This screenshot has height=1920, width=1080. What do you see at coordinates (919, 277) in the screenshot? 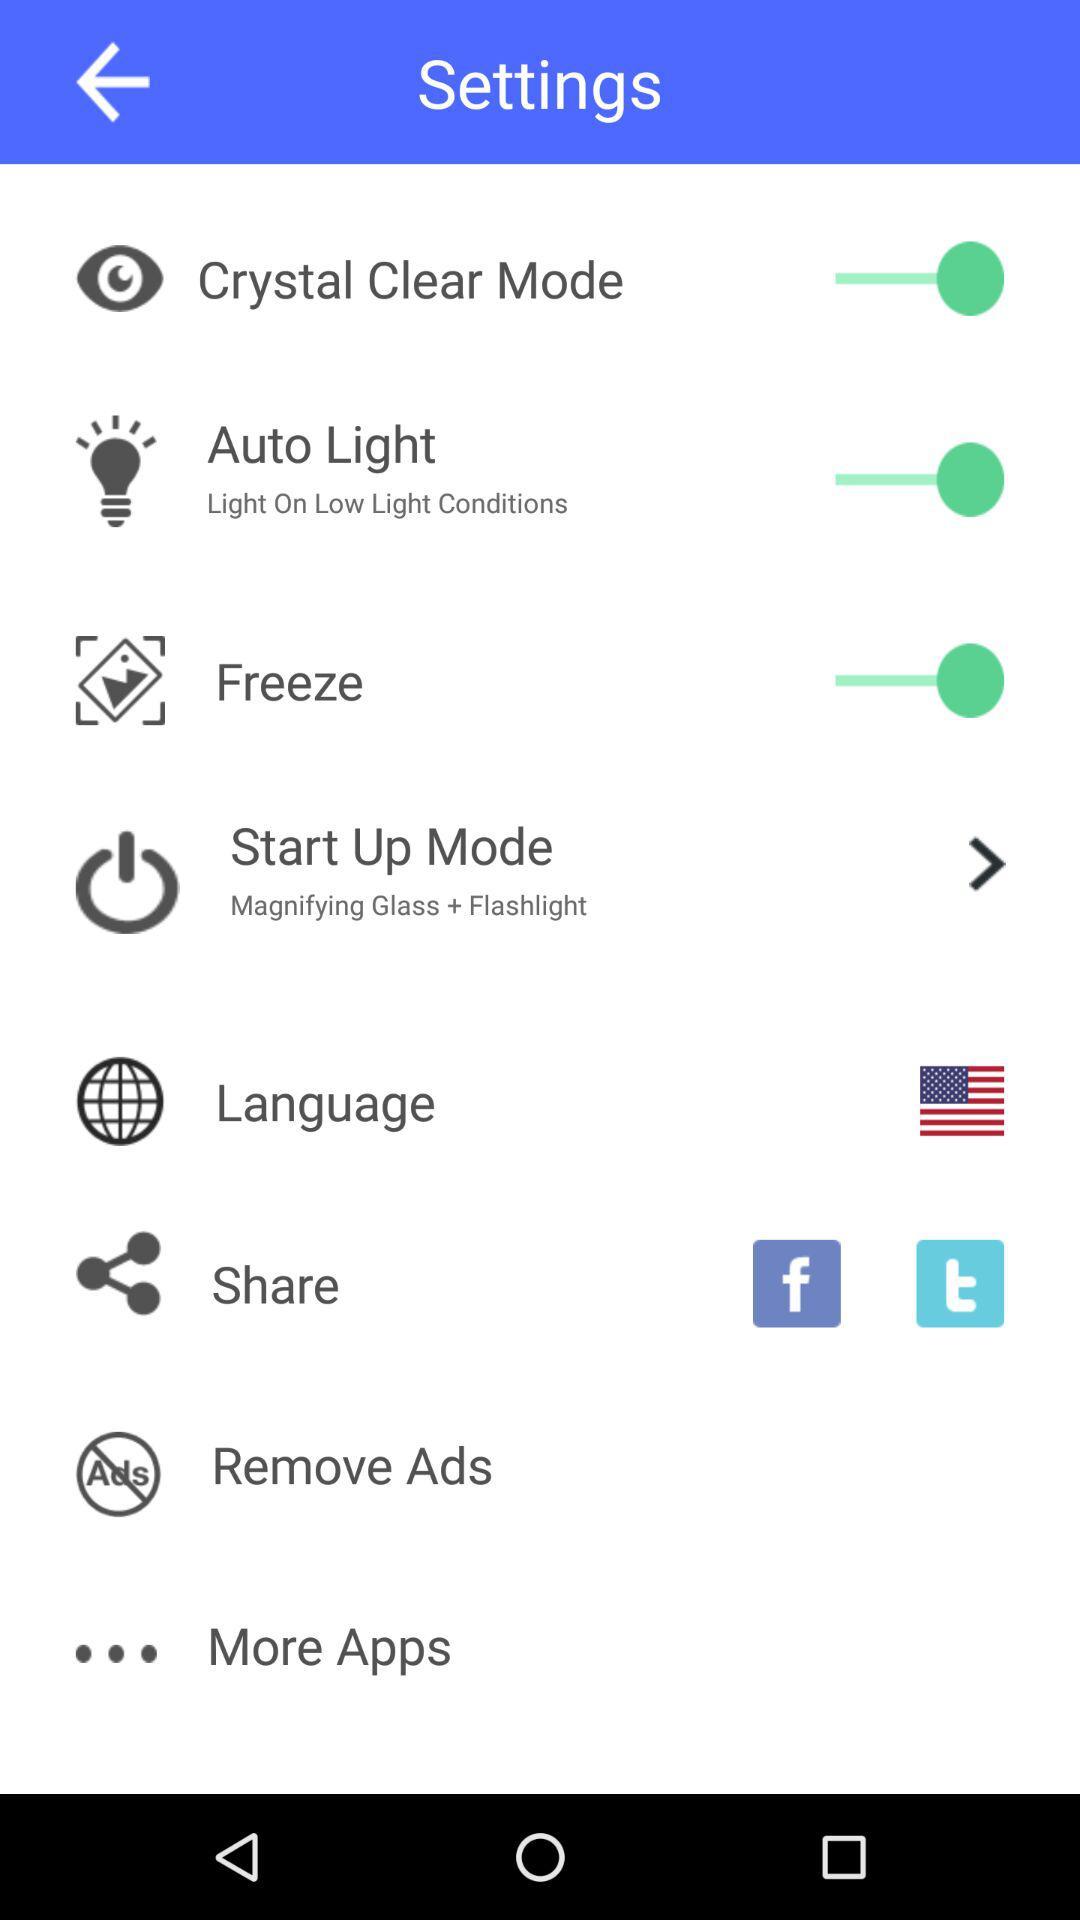
I see `crystal clear mode` at bounding box center [919, 277].